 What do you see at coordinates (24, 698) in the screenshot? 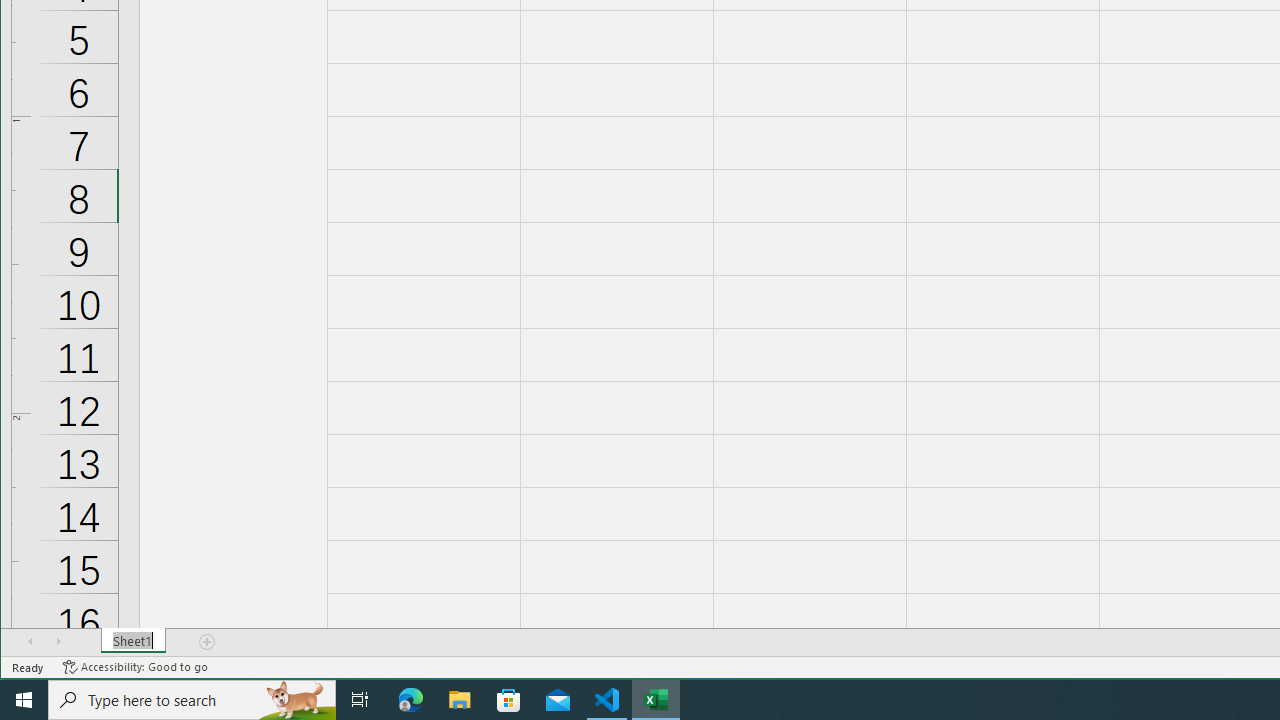
I see `'Start'` at bounding box center [24, 698].